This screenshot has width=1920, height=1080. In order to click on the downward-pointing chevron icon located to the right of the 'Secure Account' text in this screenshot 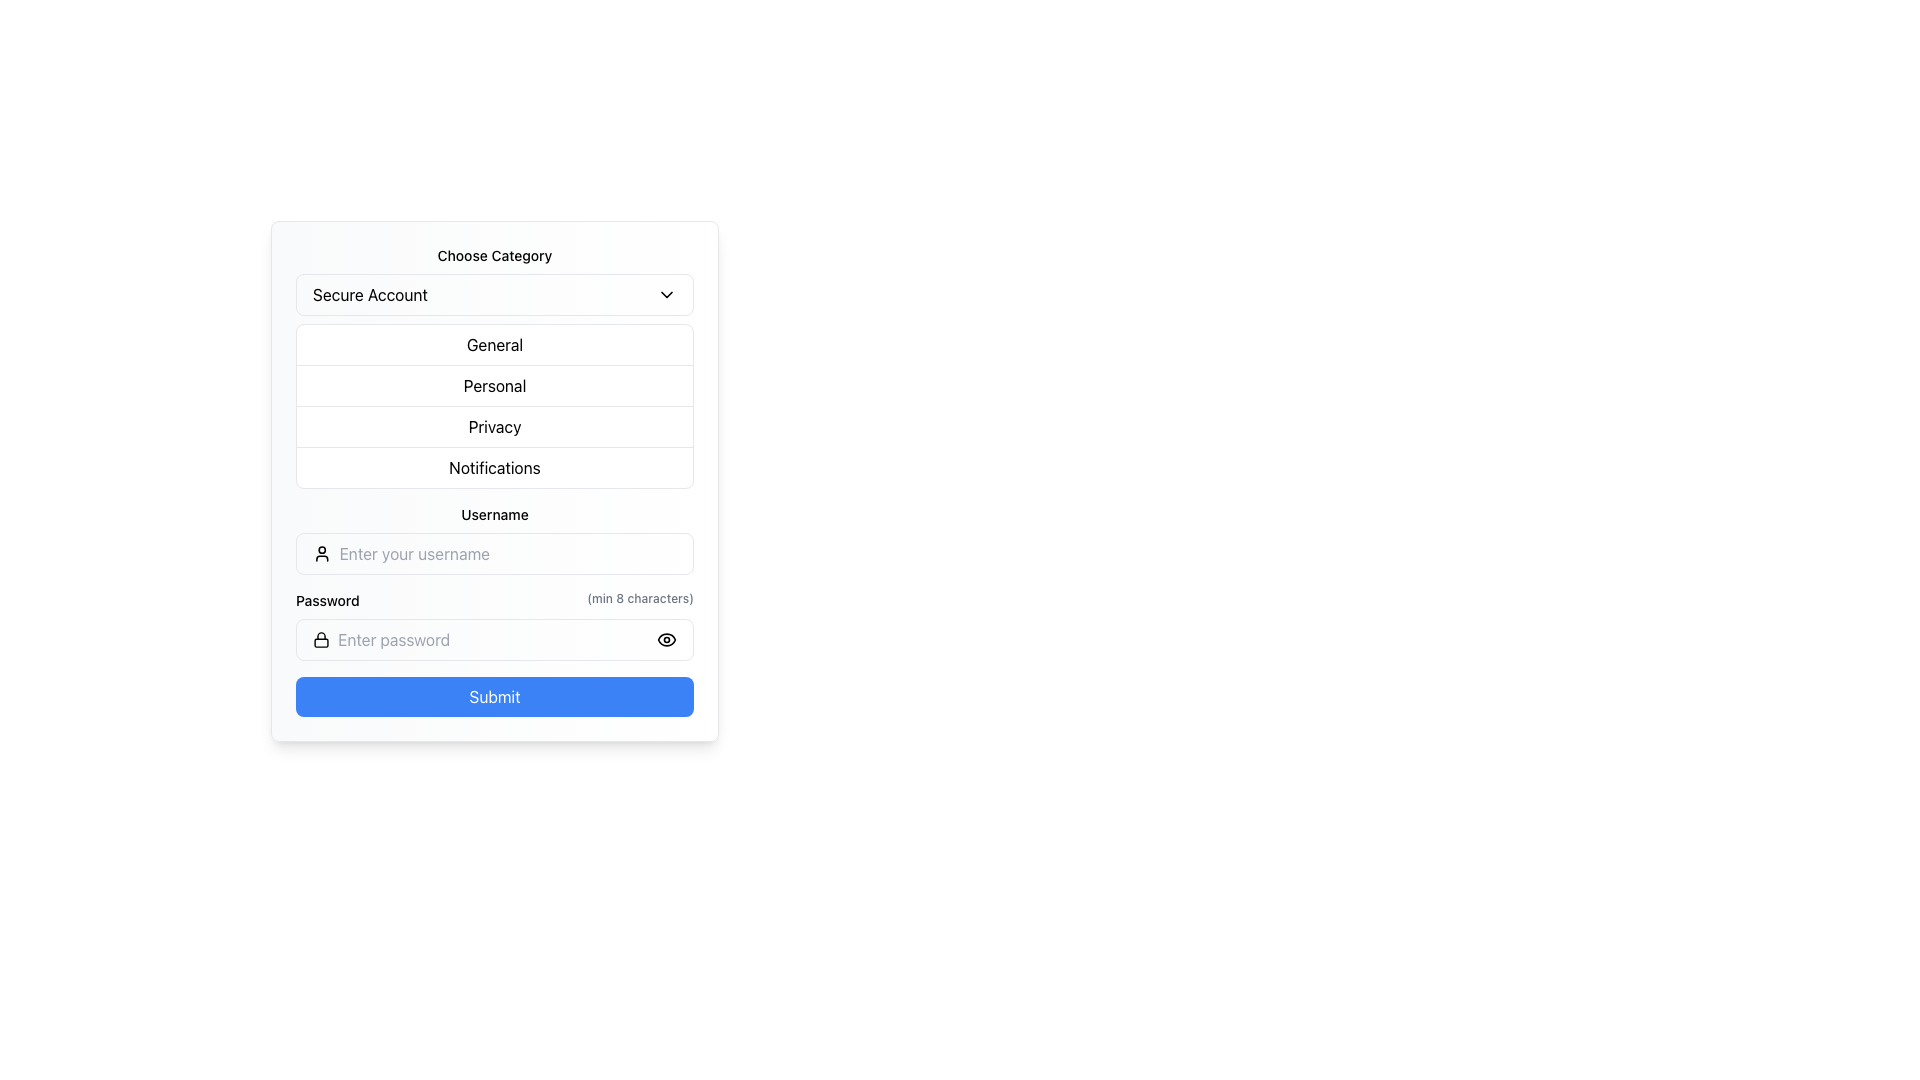, I will do `click(667, 294)`.